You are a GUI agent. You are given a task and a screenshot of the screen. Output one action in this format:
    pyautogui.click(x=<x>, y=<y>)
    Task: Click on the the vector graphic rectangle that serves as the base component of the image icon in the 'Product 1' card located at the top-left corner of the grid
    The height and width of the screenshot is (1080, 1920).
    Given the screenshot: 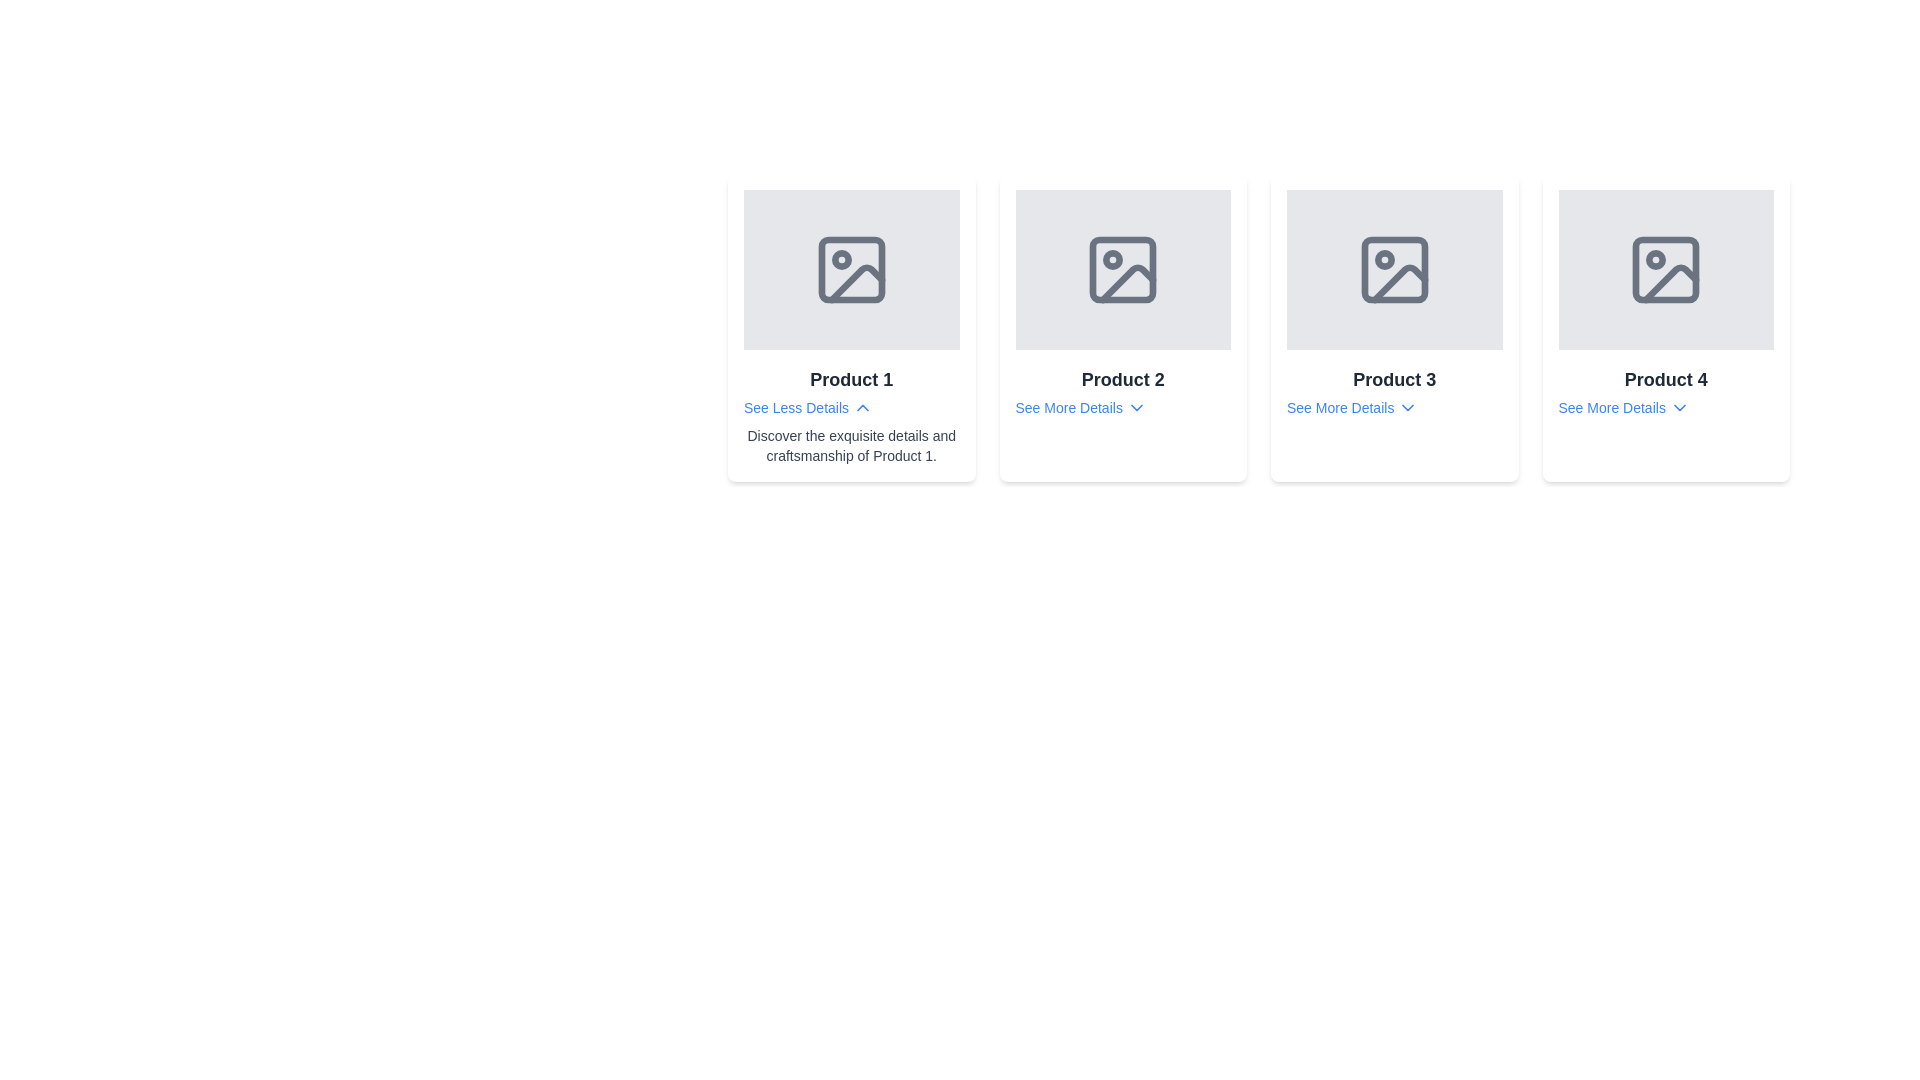 What is the action you would take?
    pyautogui.click(x=851, y=270)
    